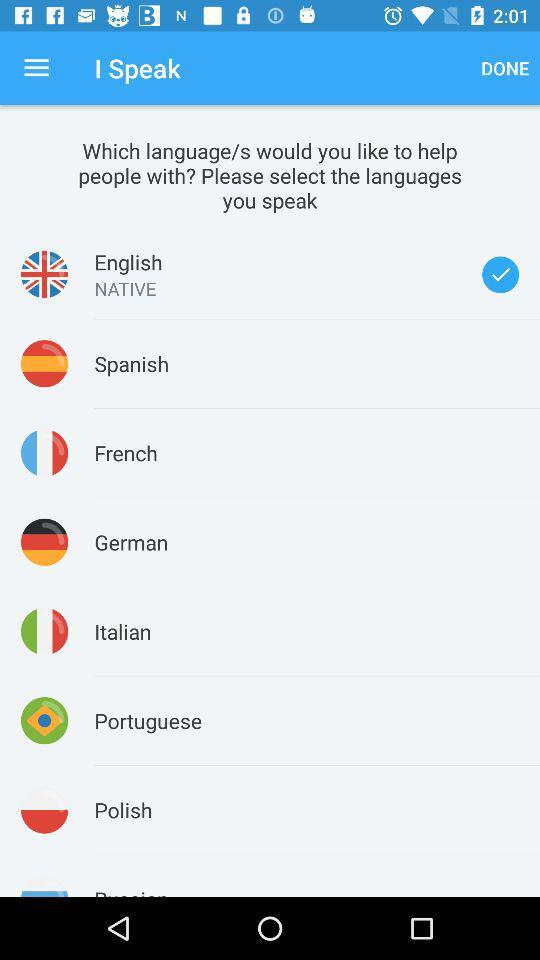 The image size is (540, 960). What do you see at coordinates (36, 68) in the screenshot?
I see `app next to the i speak app` at bounding box center [36, 68].